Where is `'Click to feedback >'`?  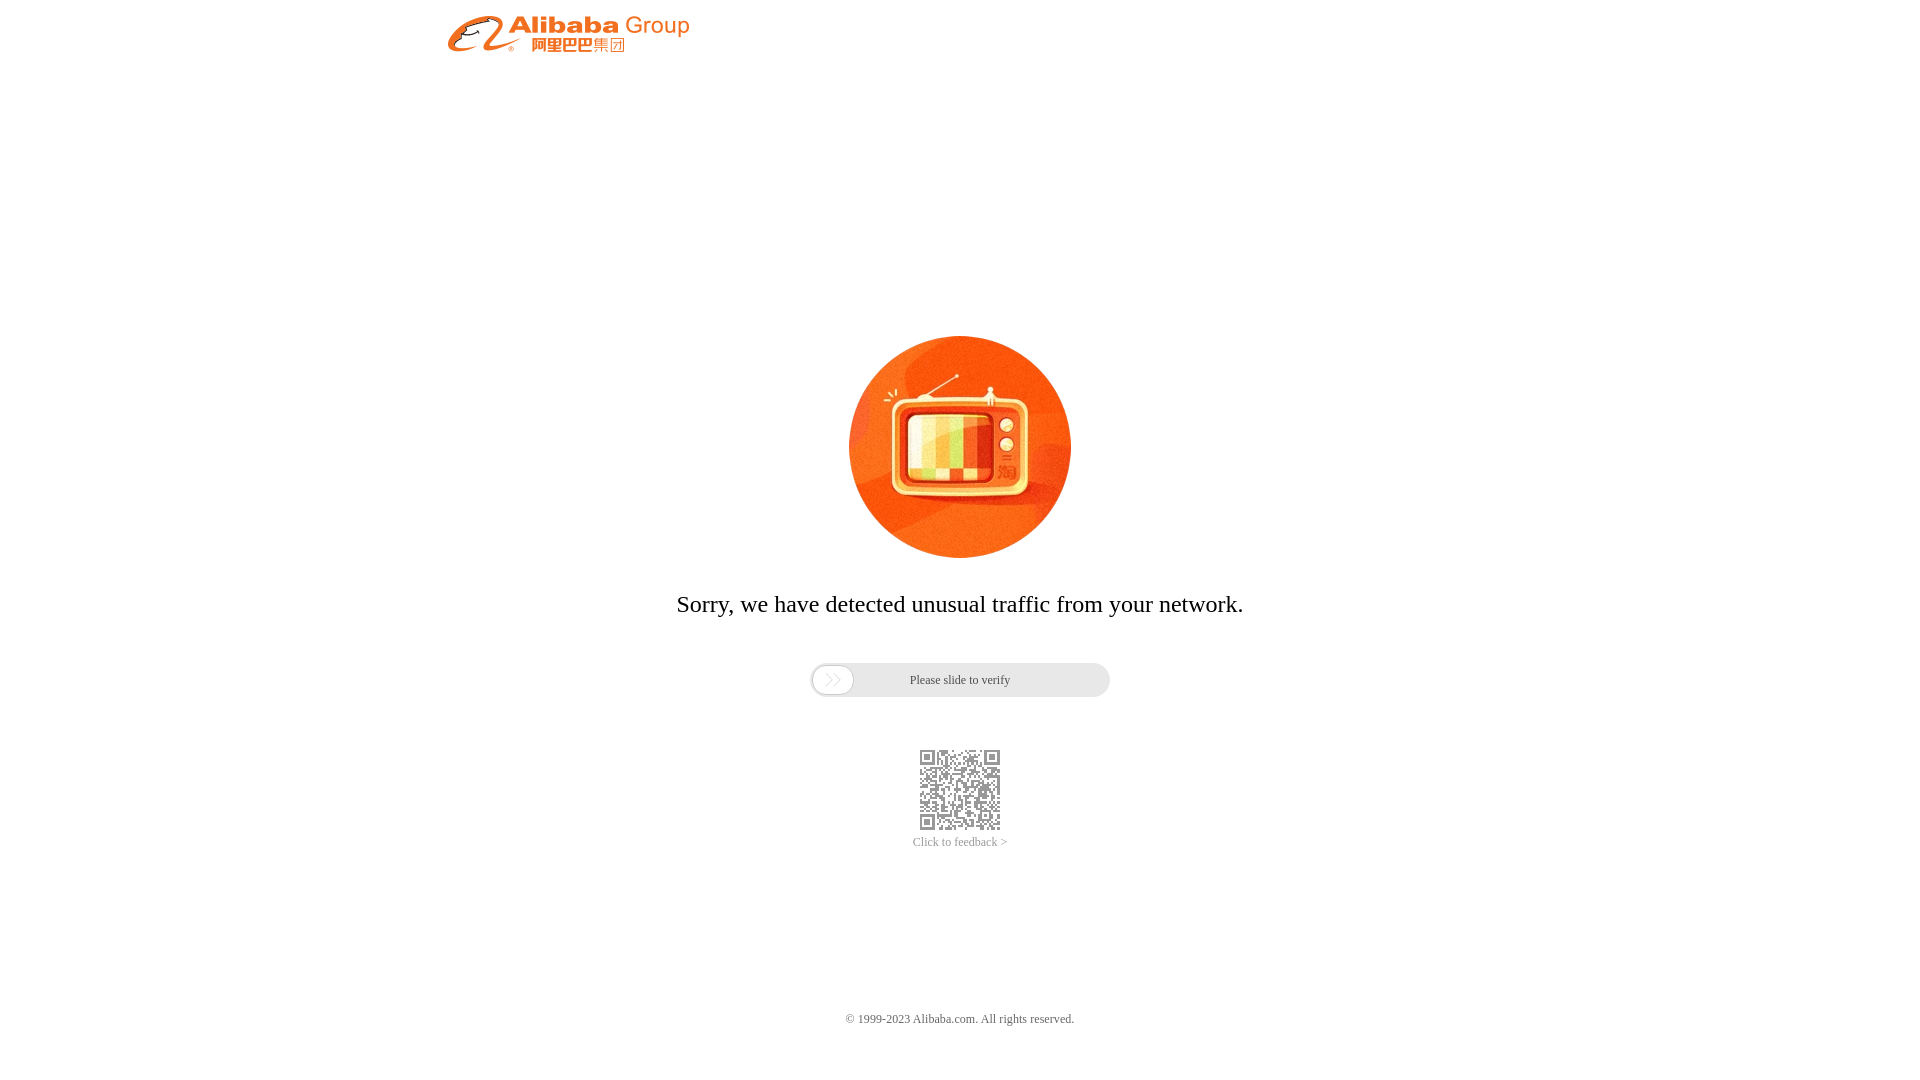
'Click to feedback >' is located at coordinates (960, 842).